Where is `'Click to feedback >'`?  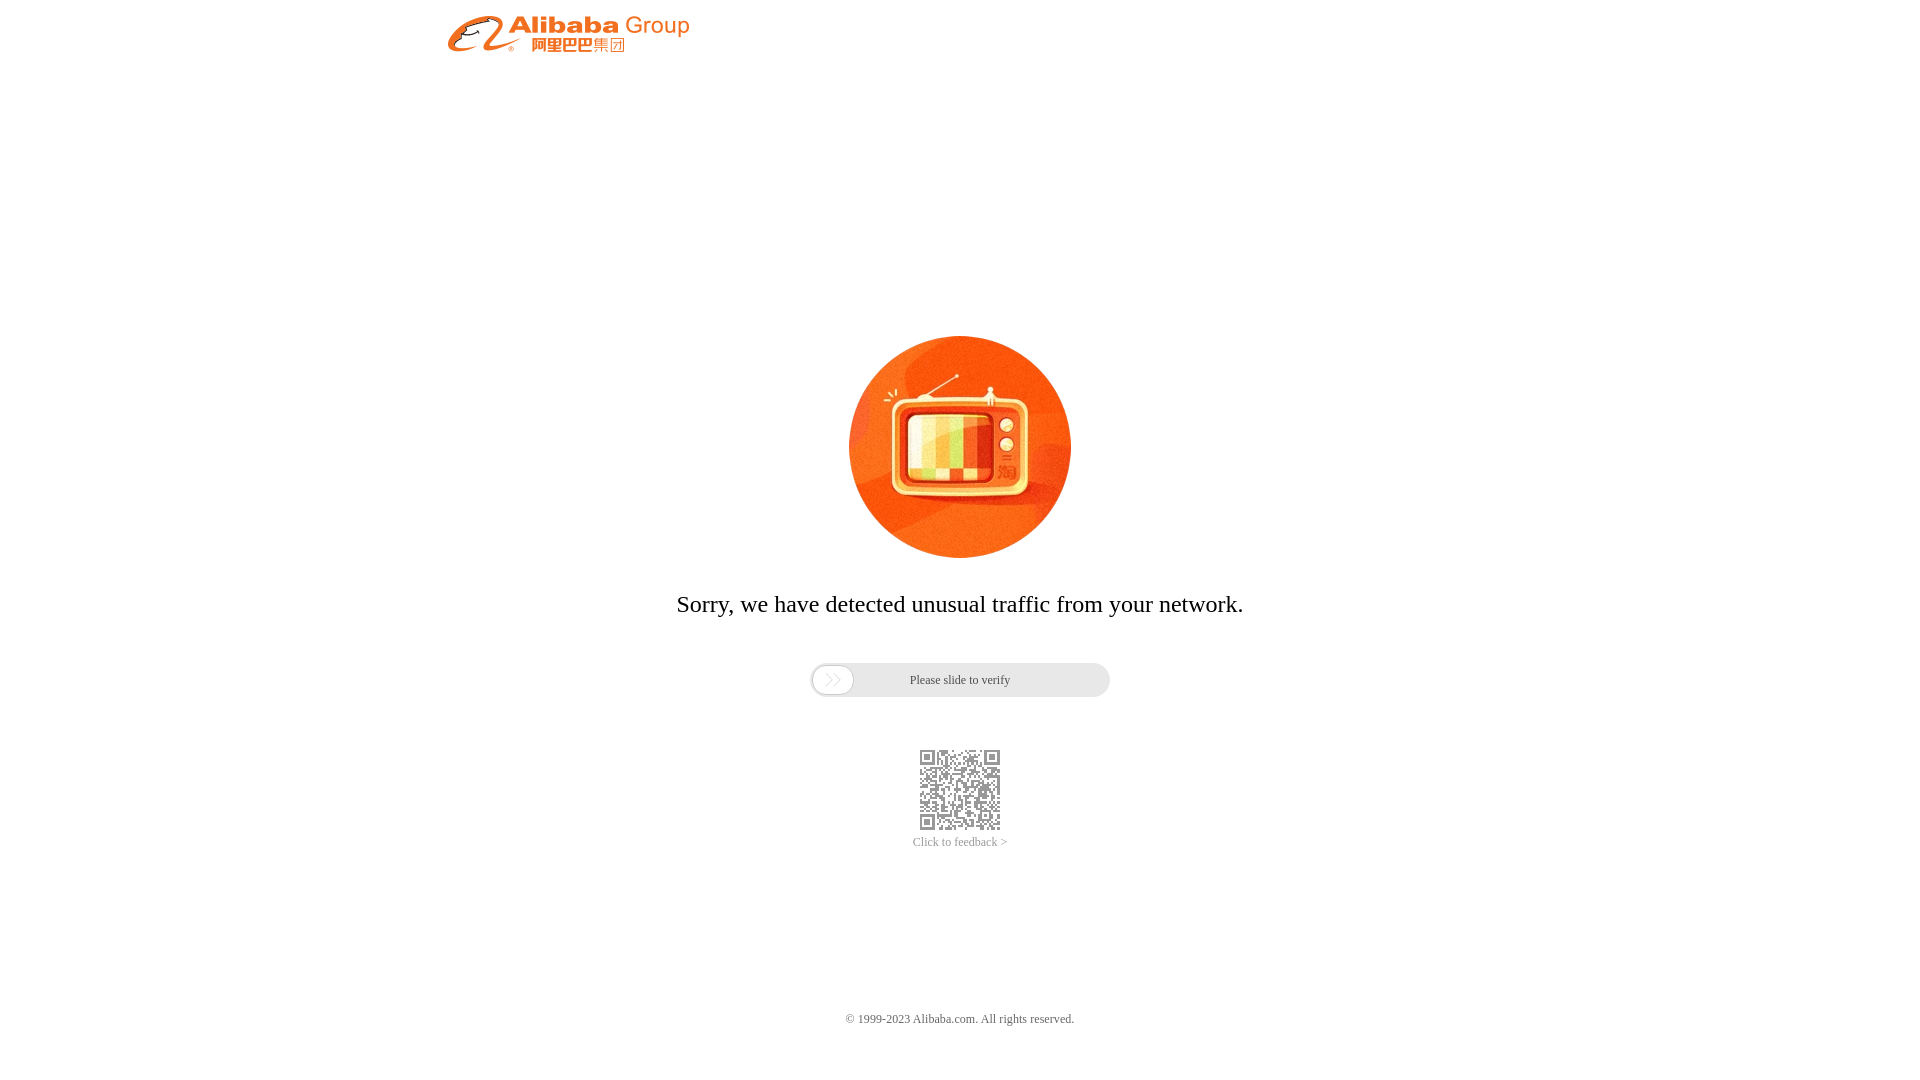
'Click to feedback >' is located at coordinates (960, 842).